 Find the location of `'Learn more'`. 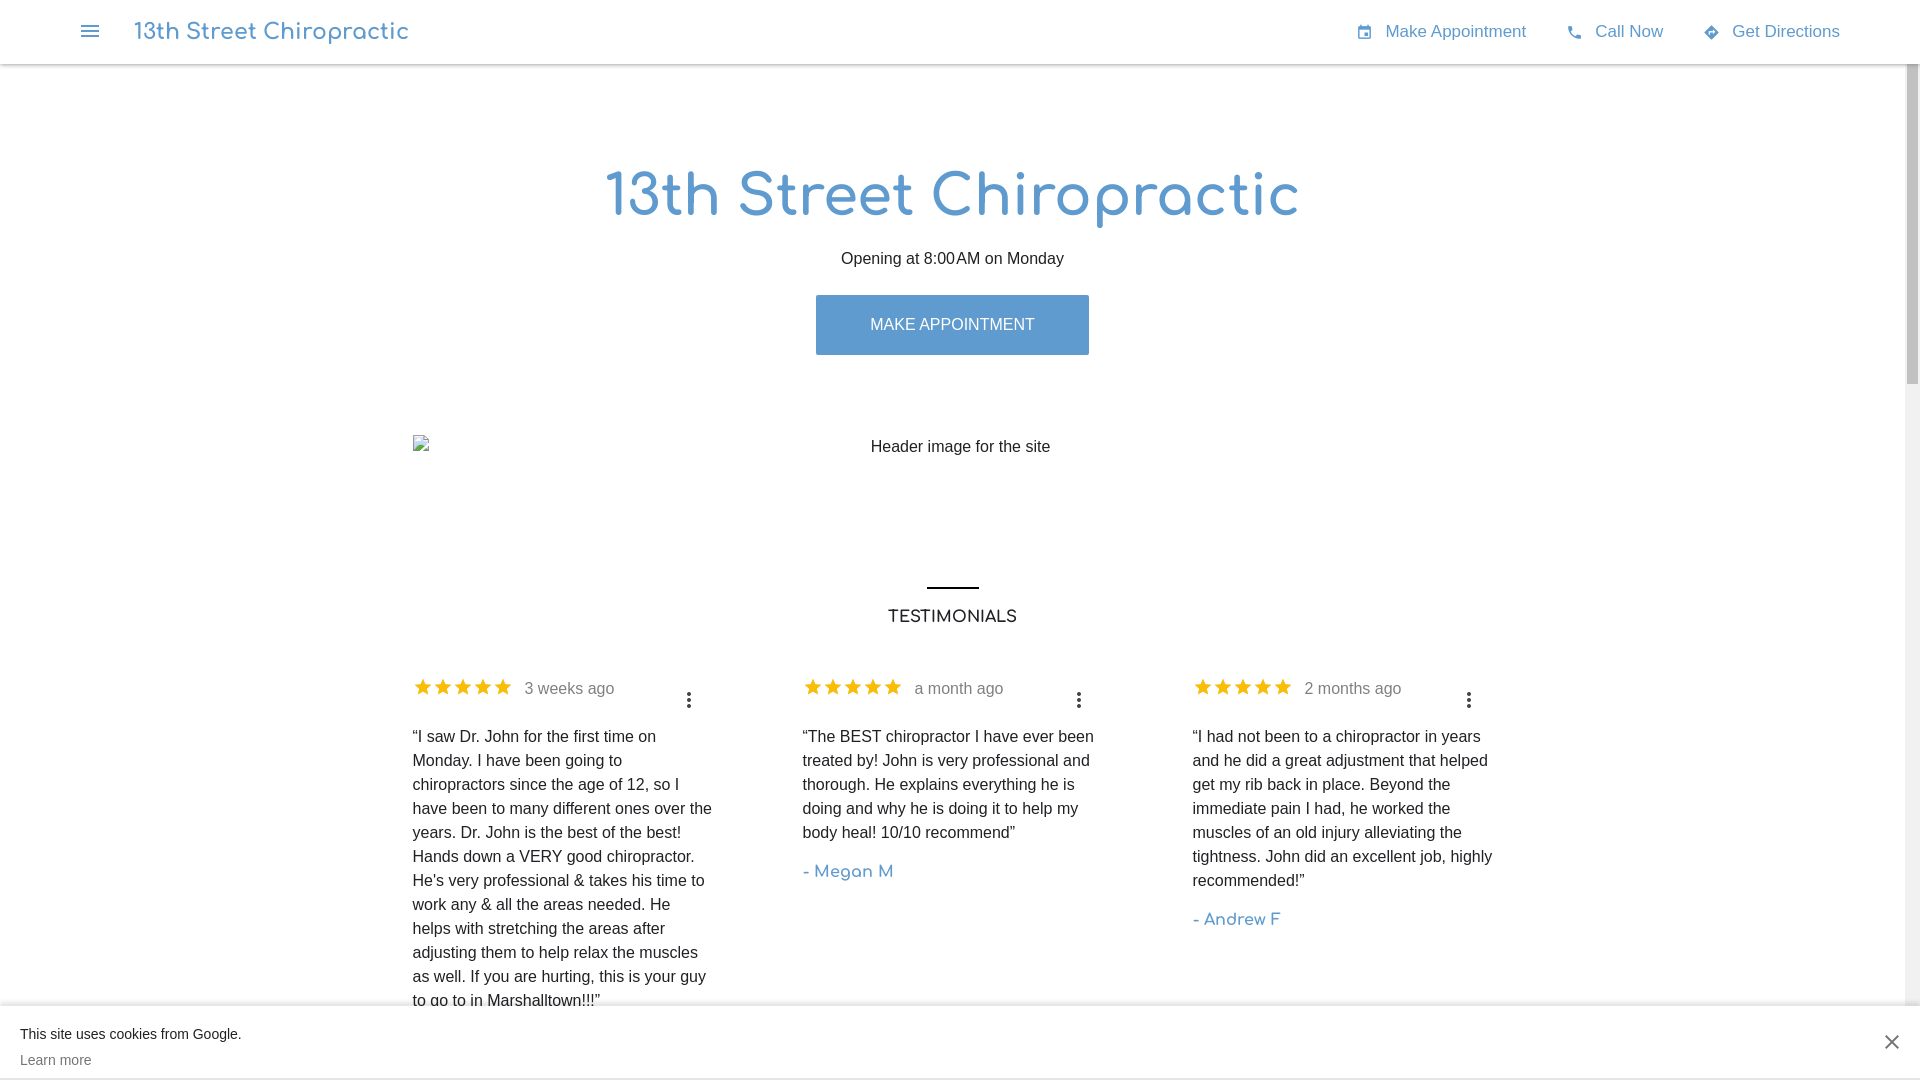

'Learn more' is located at coordinates (129, 1059).